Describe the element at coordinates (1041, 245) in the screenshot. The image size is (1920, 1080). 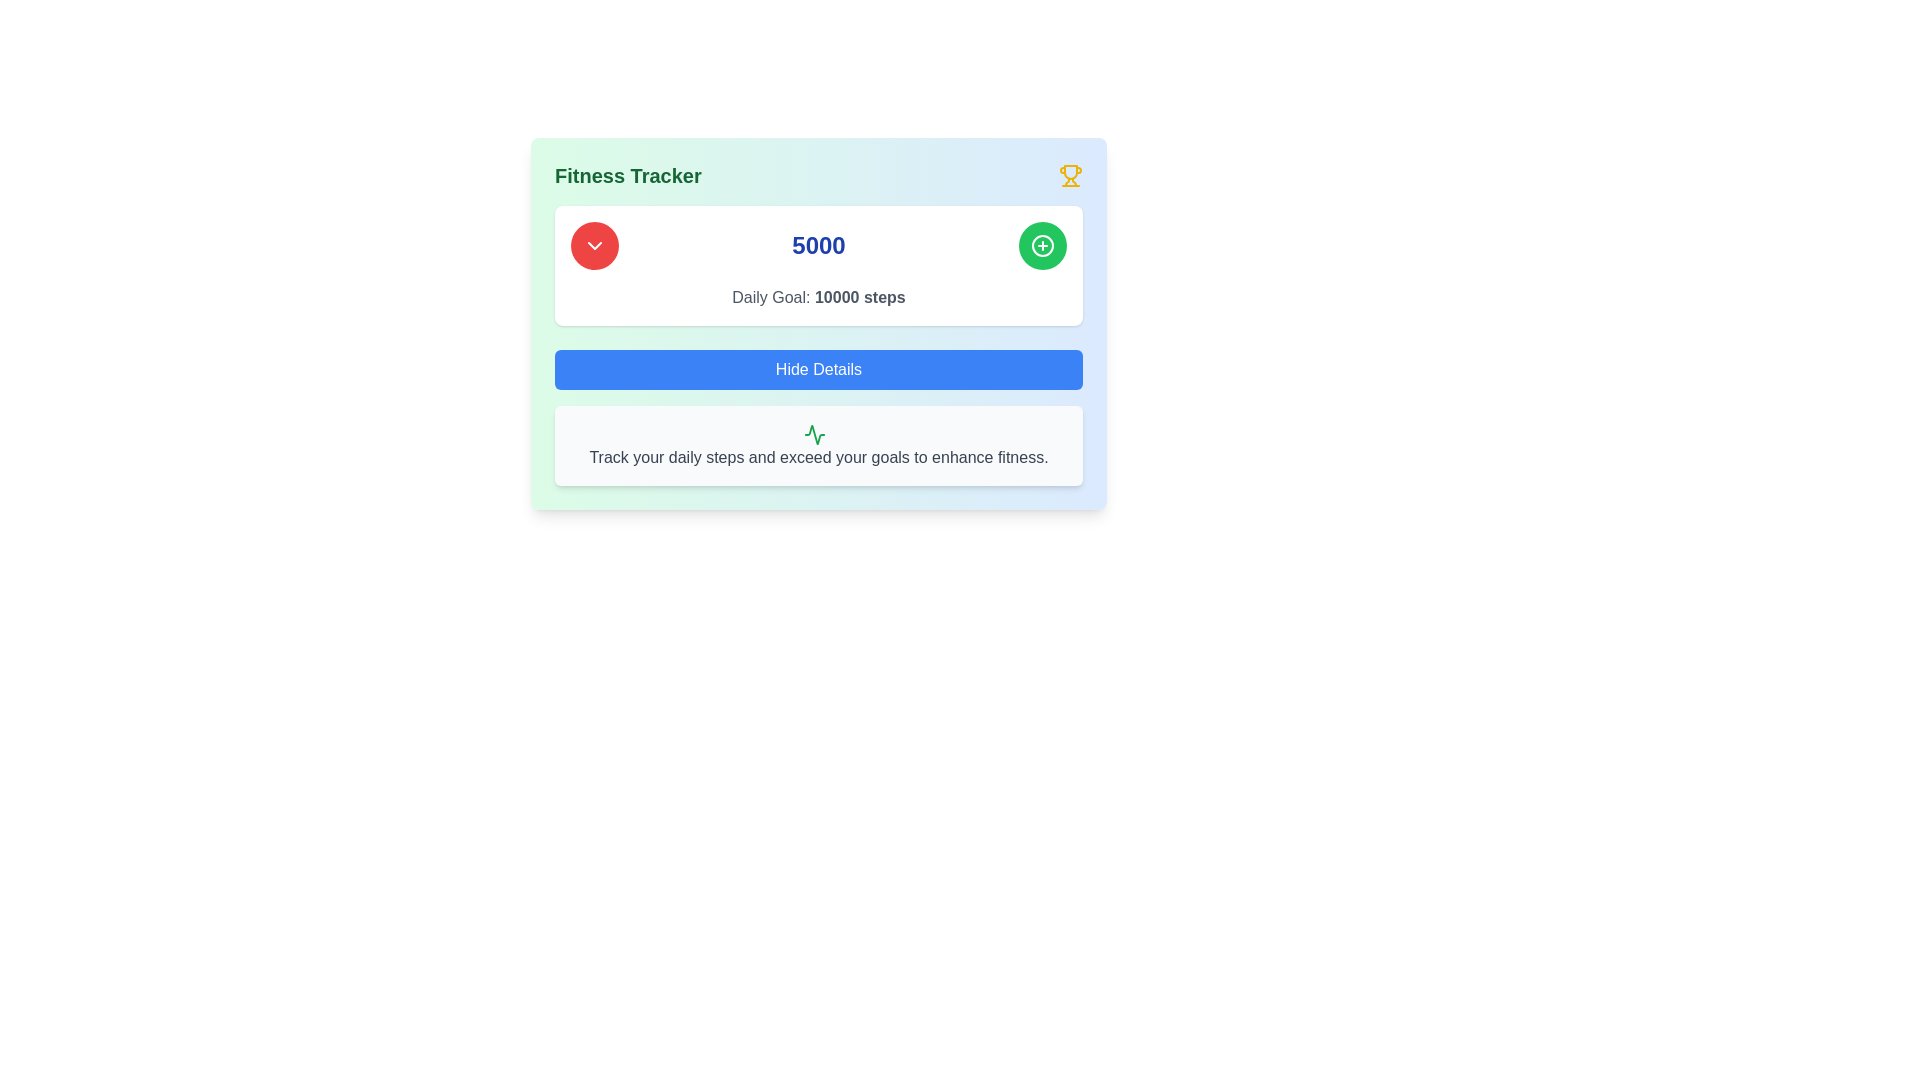
I see `the circular icon with a plus sign located in the top-right corner of the card interface` at that location.